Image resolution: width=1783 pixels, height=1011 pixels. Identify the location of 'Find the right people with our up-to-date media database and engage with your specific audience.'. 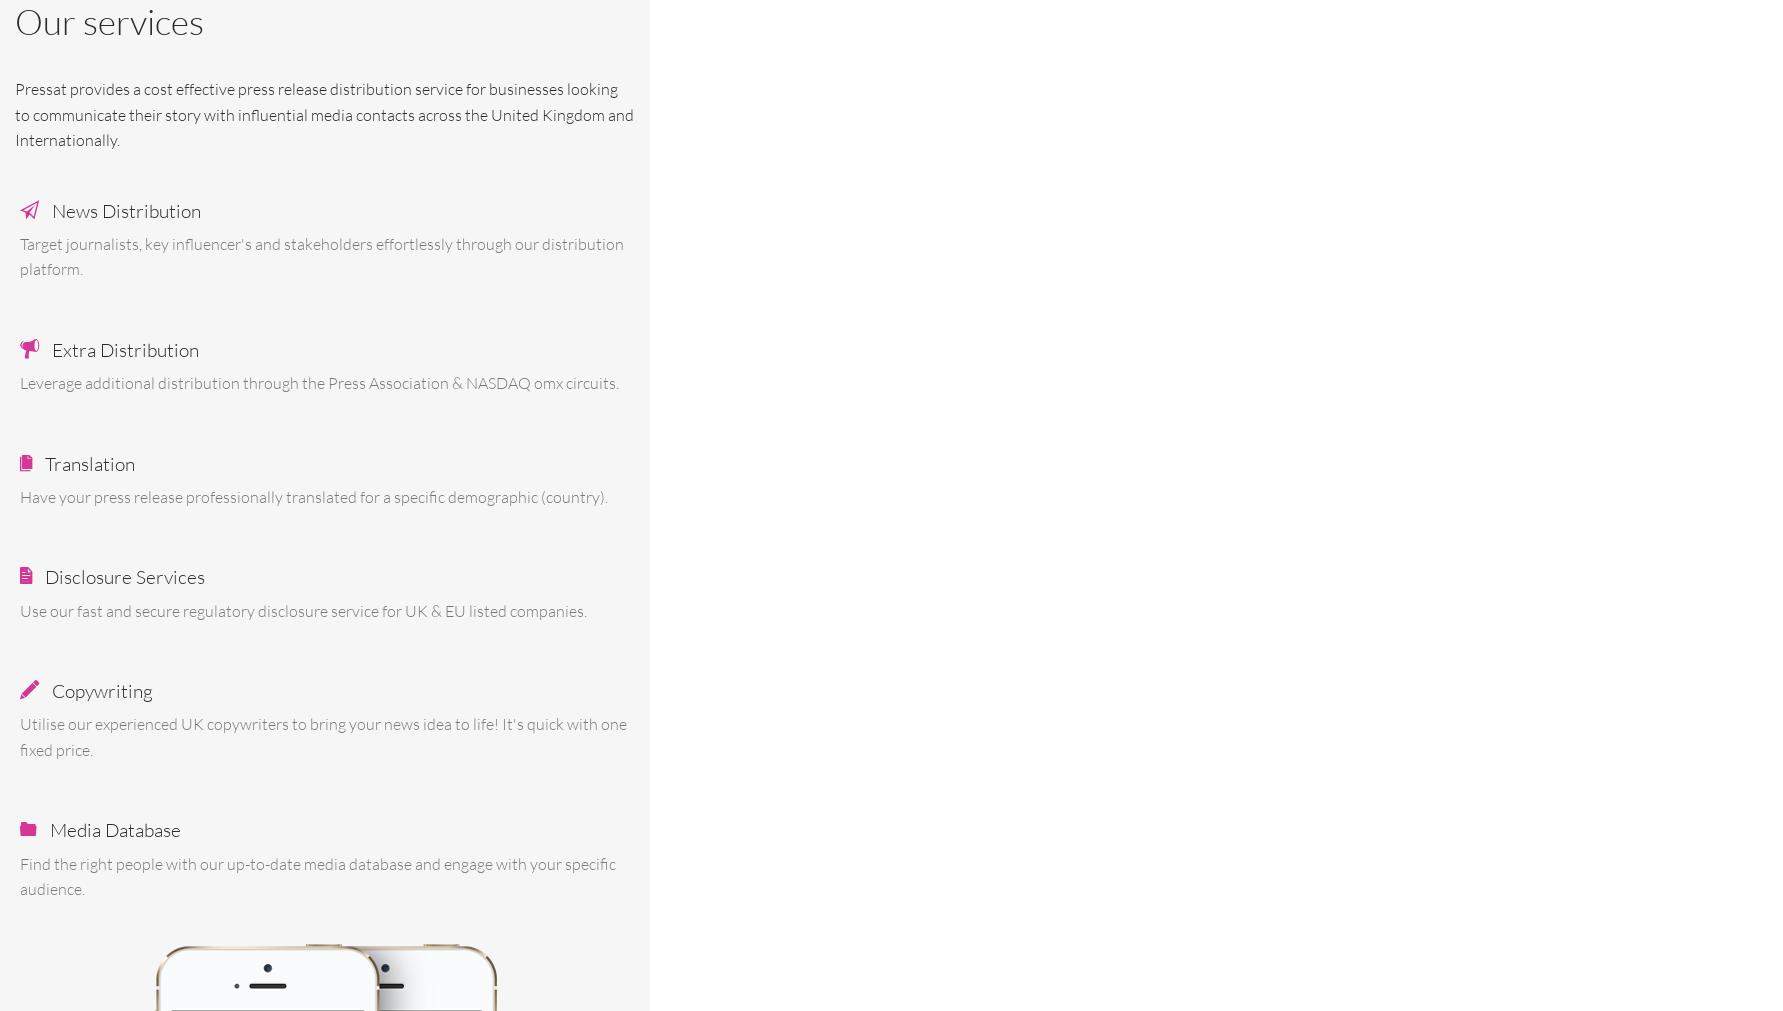
(317, 876).